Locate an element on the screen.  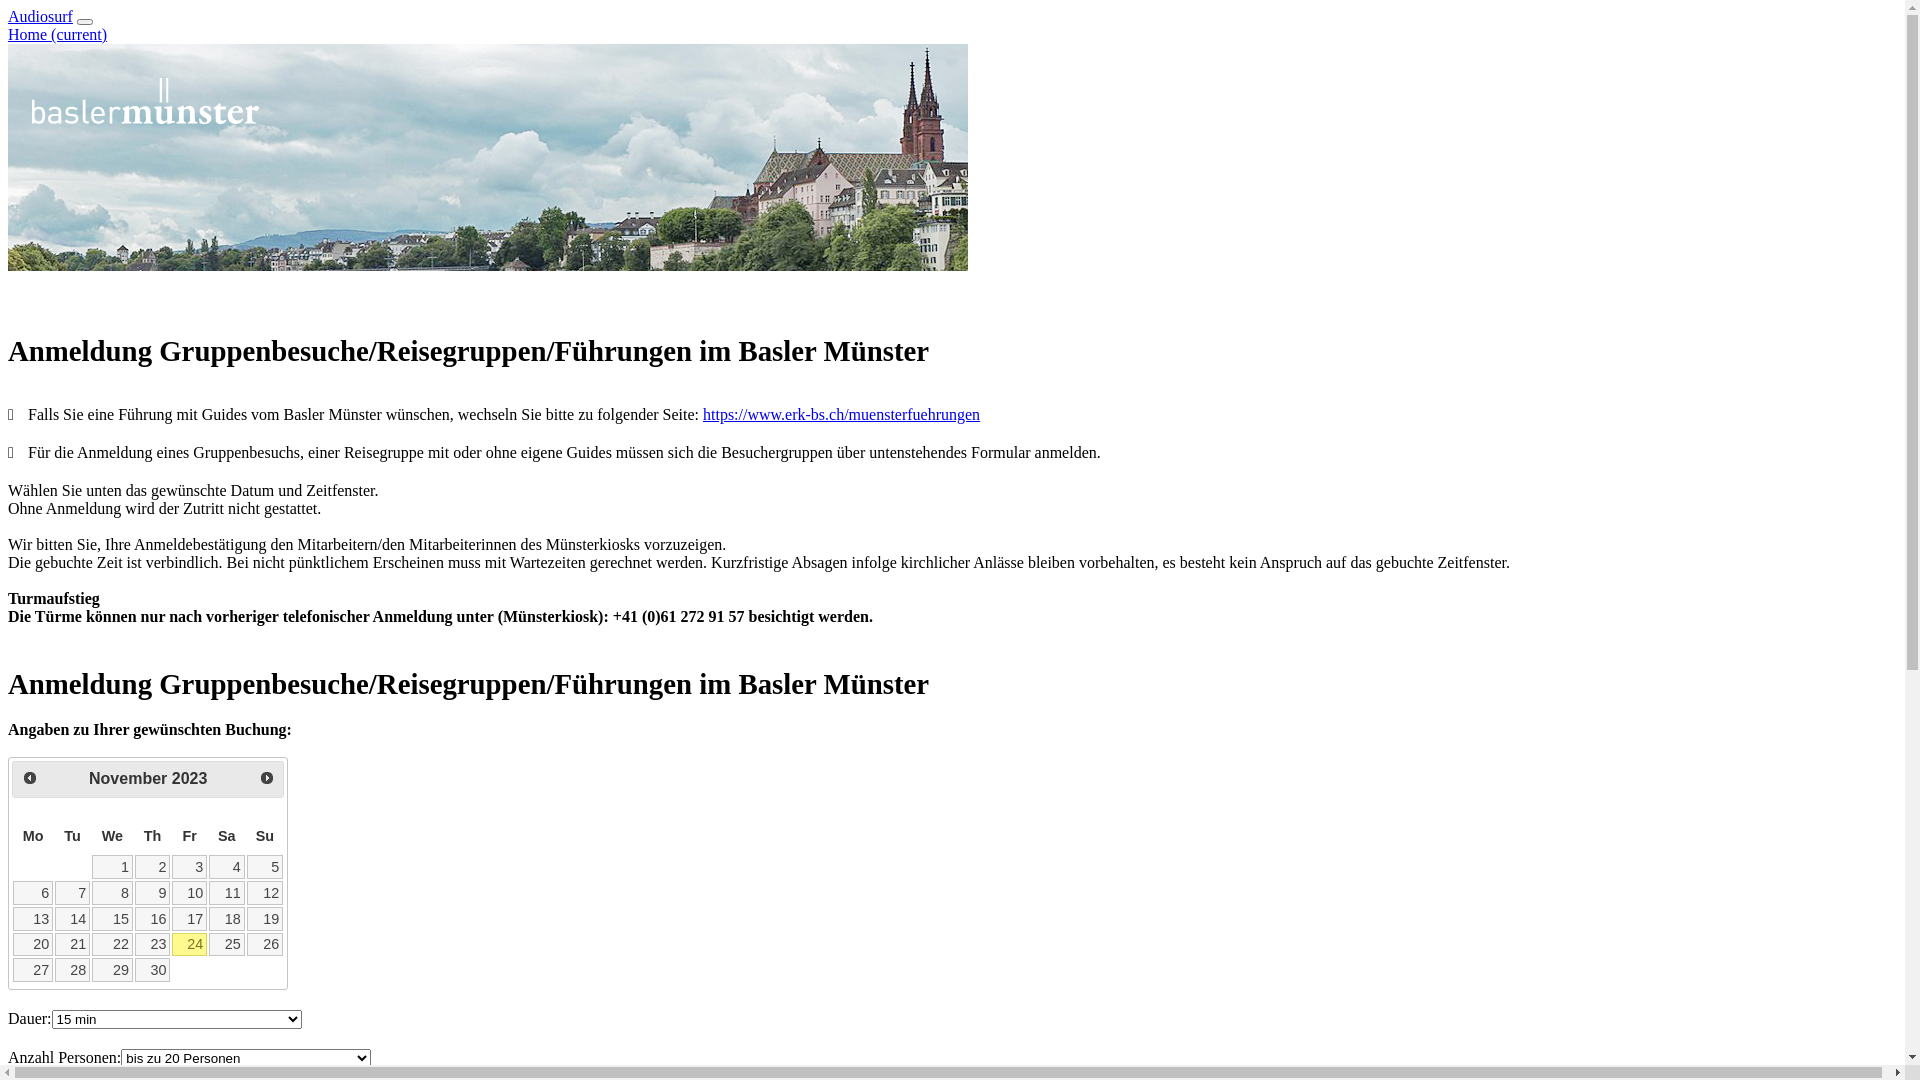
'29' is located at coordinates (111, 968).